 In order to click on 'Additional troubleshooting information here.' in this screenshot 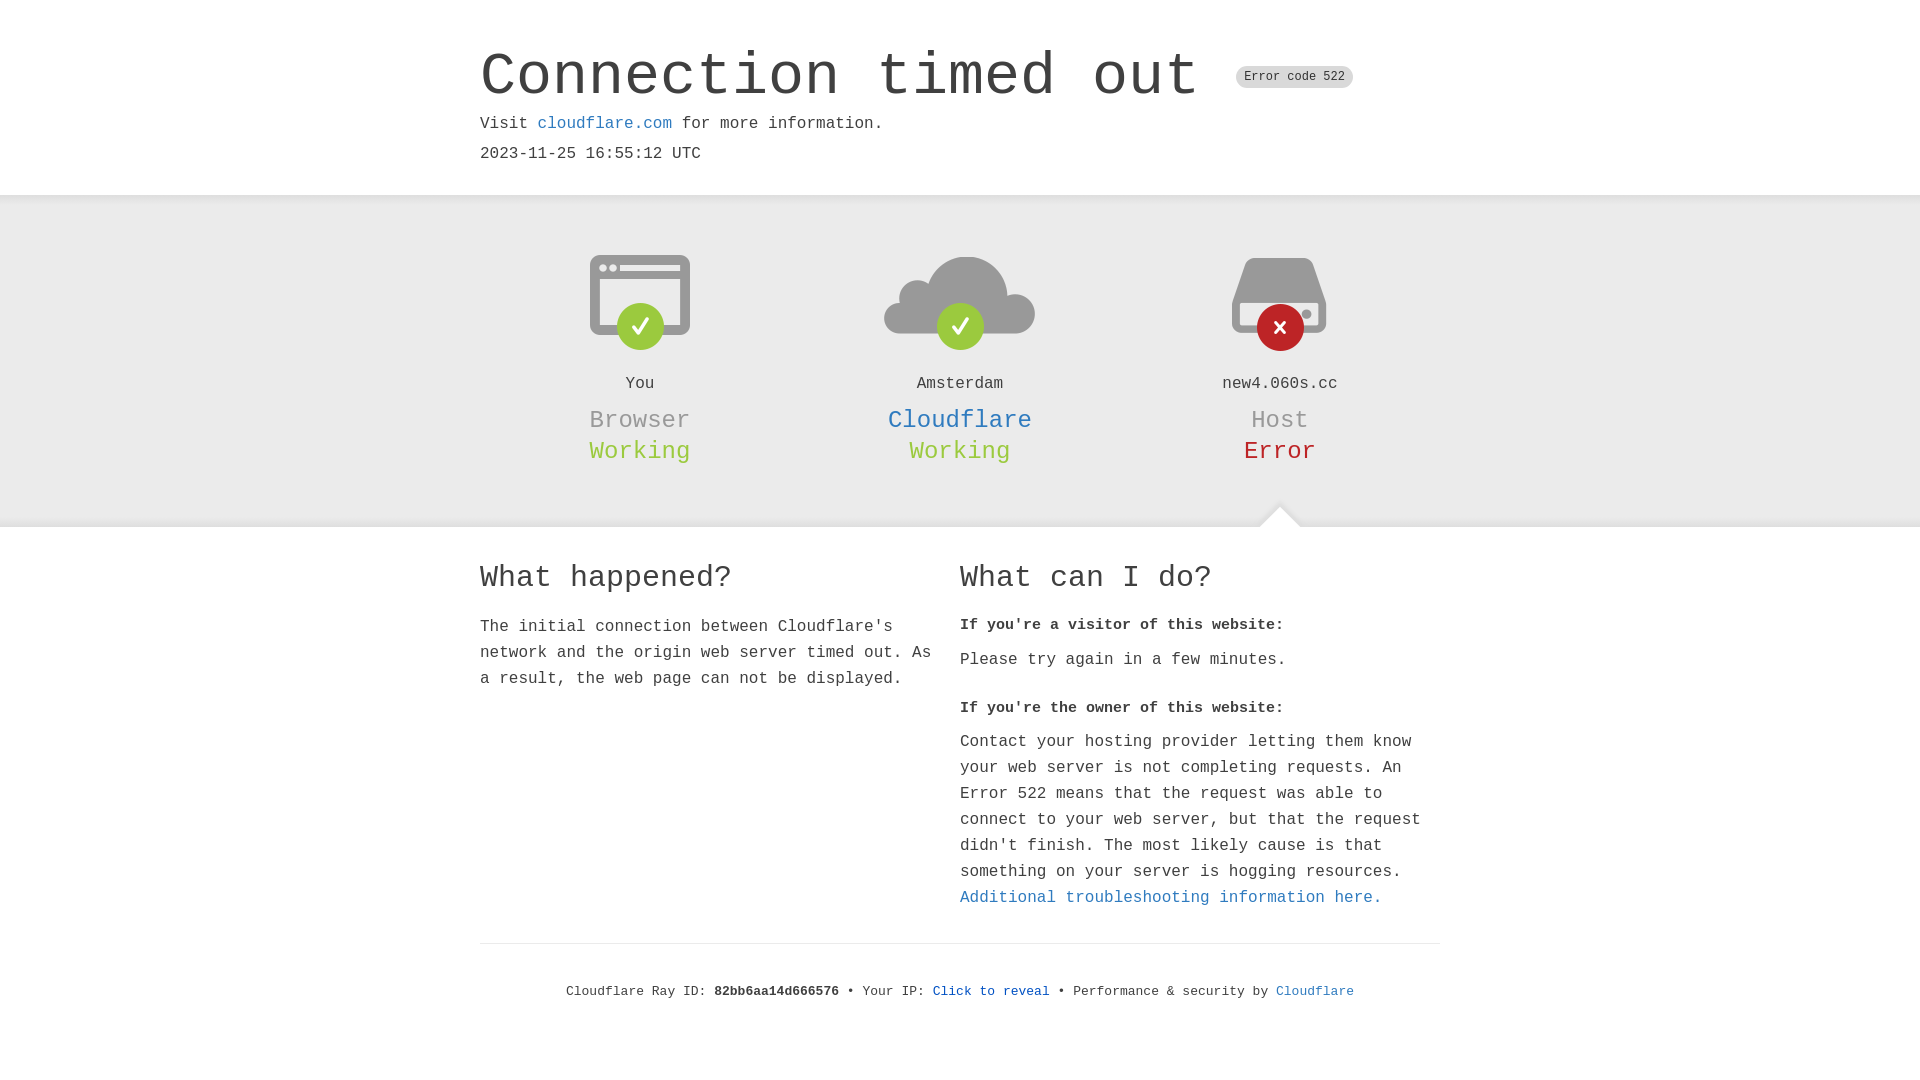, I will do `click(1171, 897)`.